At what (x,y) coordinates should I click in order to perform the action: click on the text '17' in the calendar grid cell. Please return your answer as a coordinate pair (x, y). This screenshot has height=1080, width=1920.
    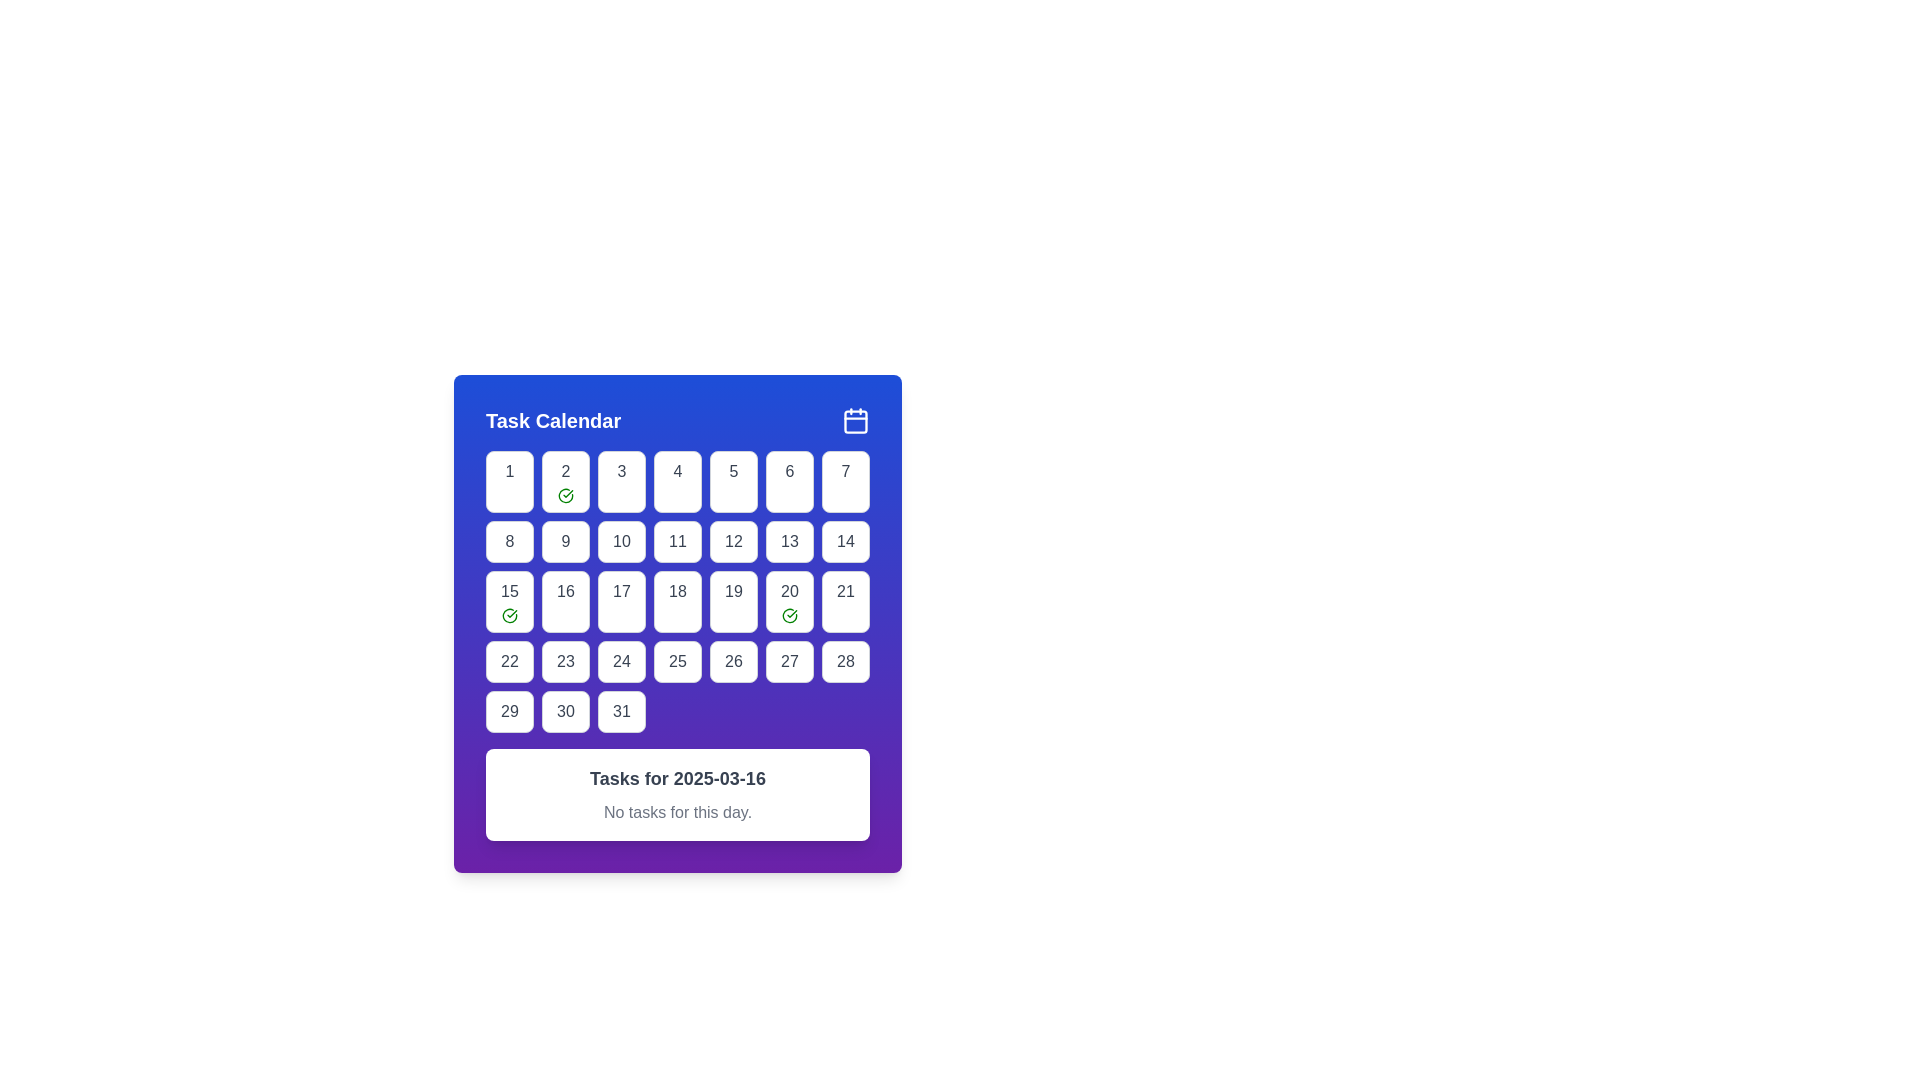
    Looking at the image, I should click on (621, 590).